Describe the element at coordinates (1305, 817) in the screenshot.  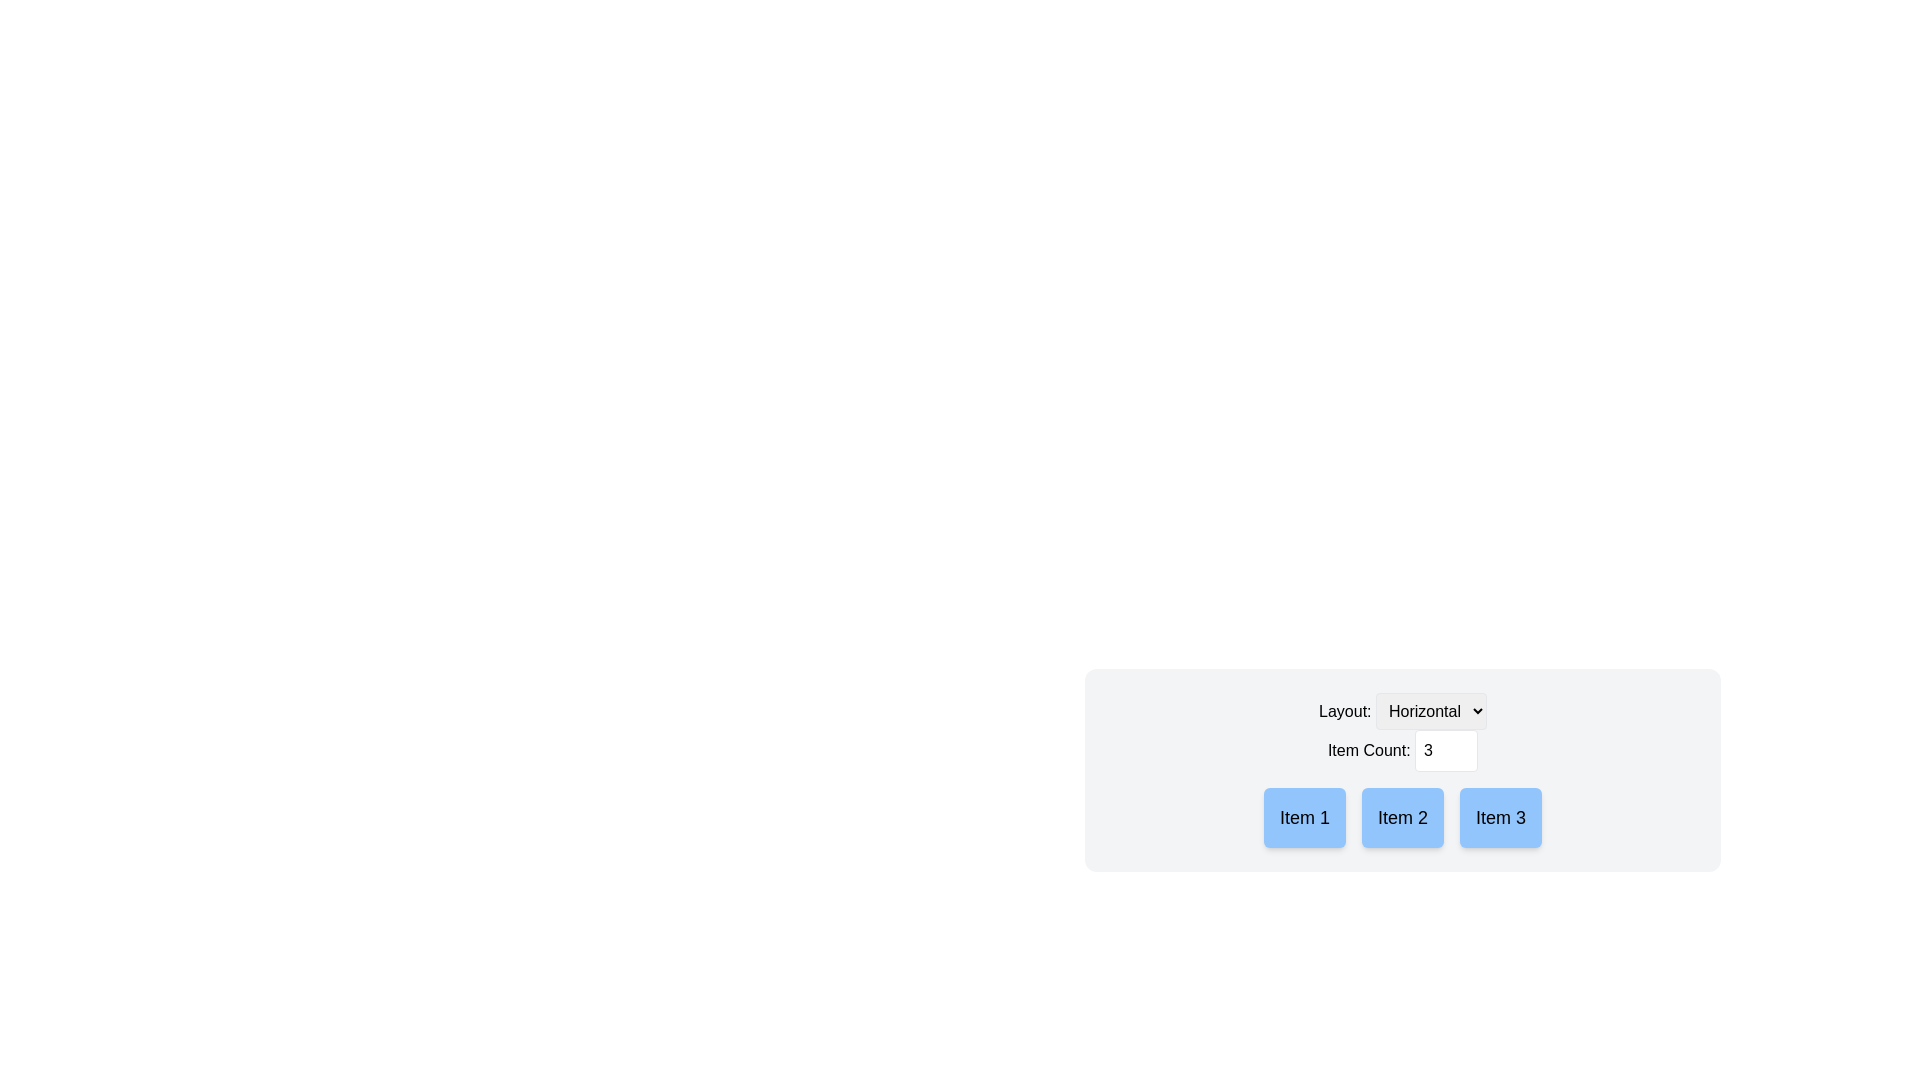
I see `the first button with a blue background and the text 'Item 1', which is located centrally in the lower portion of the interface` at that location.